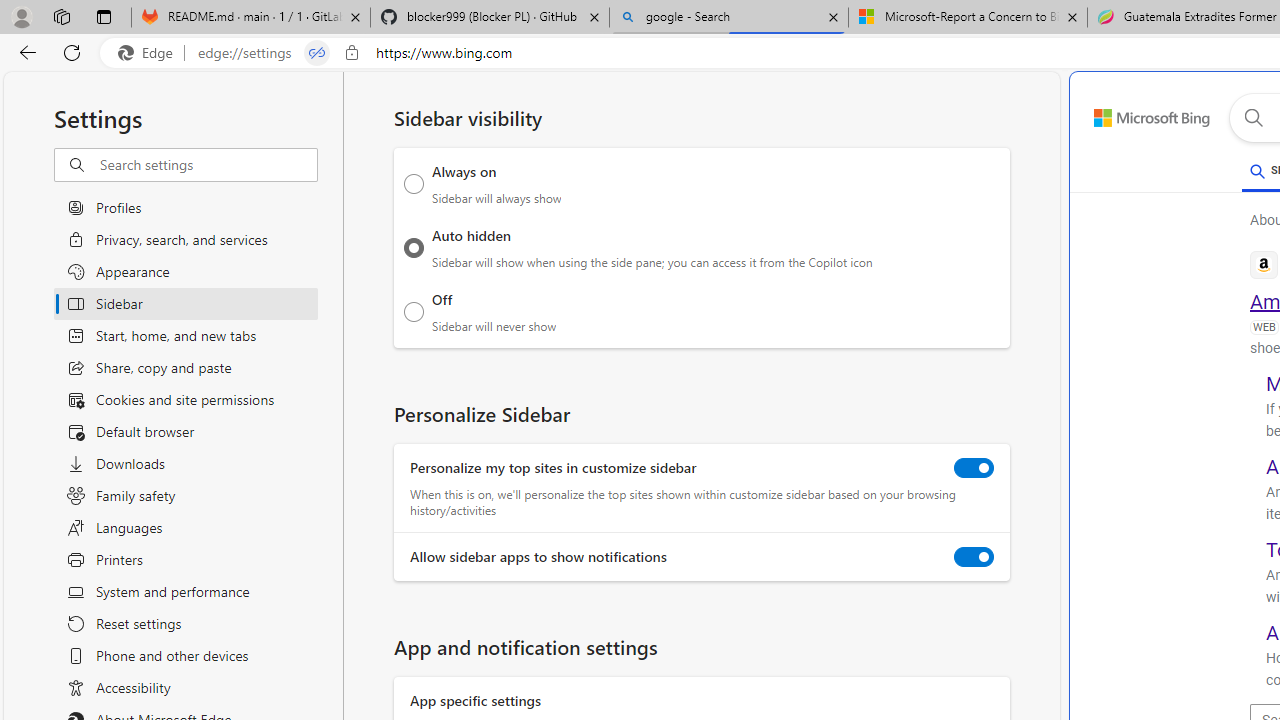  I want to click on 'Refresh', so click(72, 51).